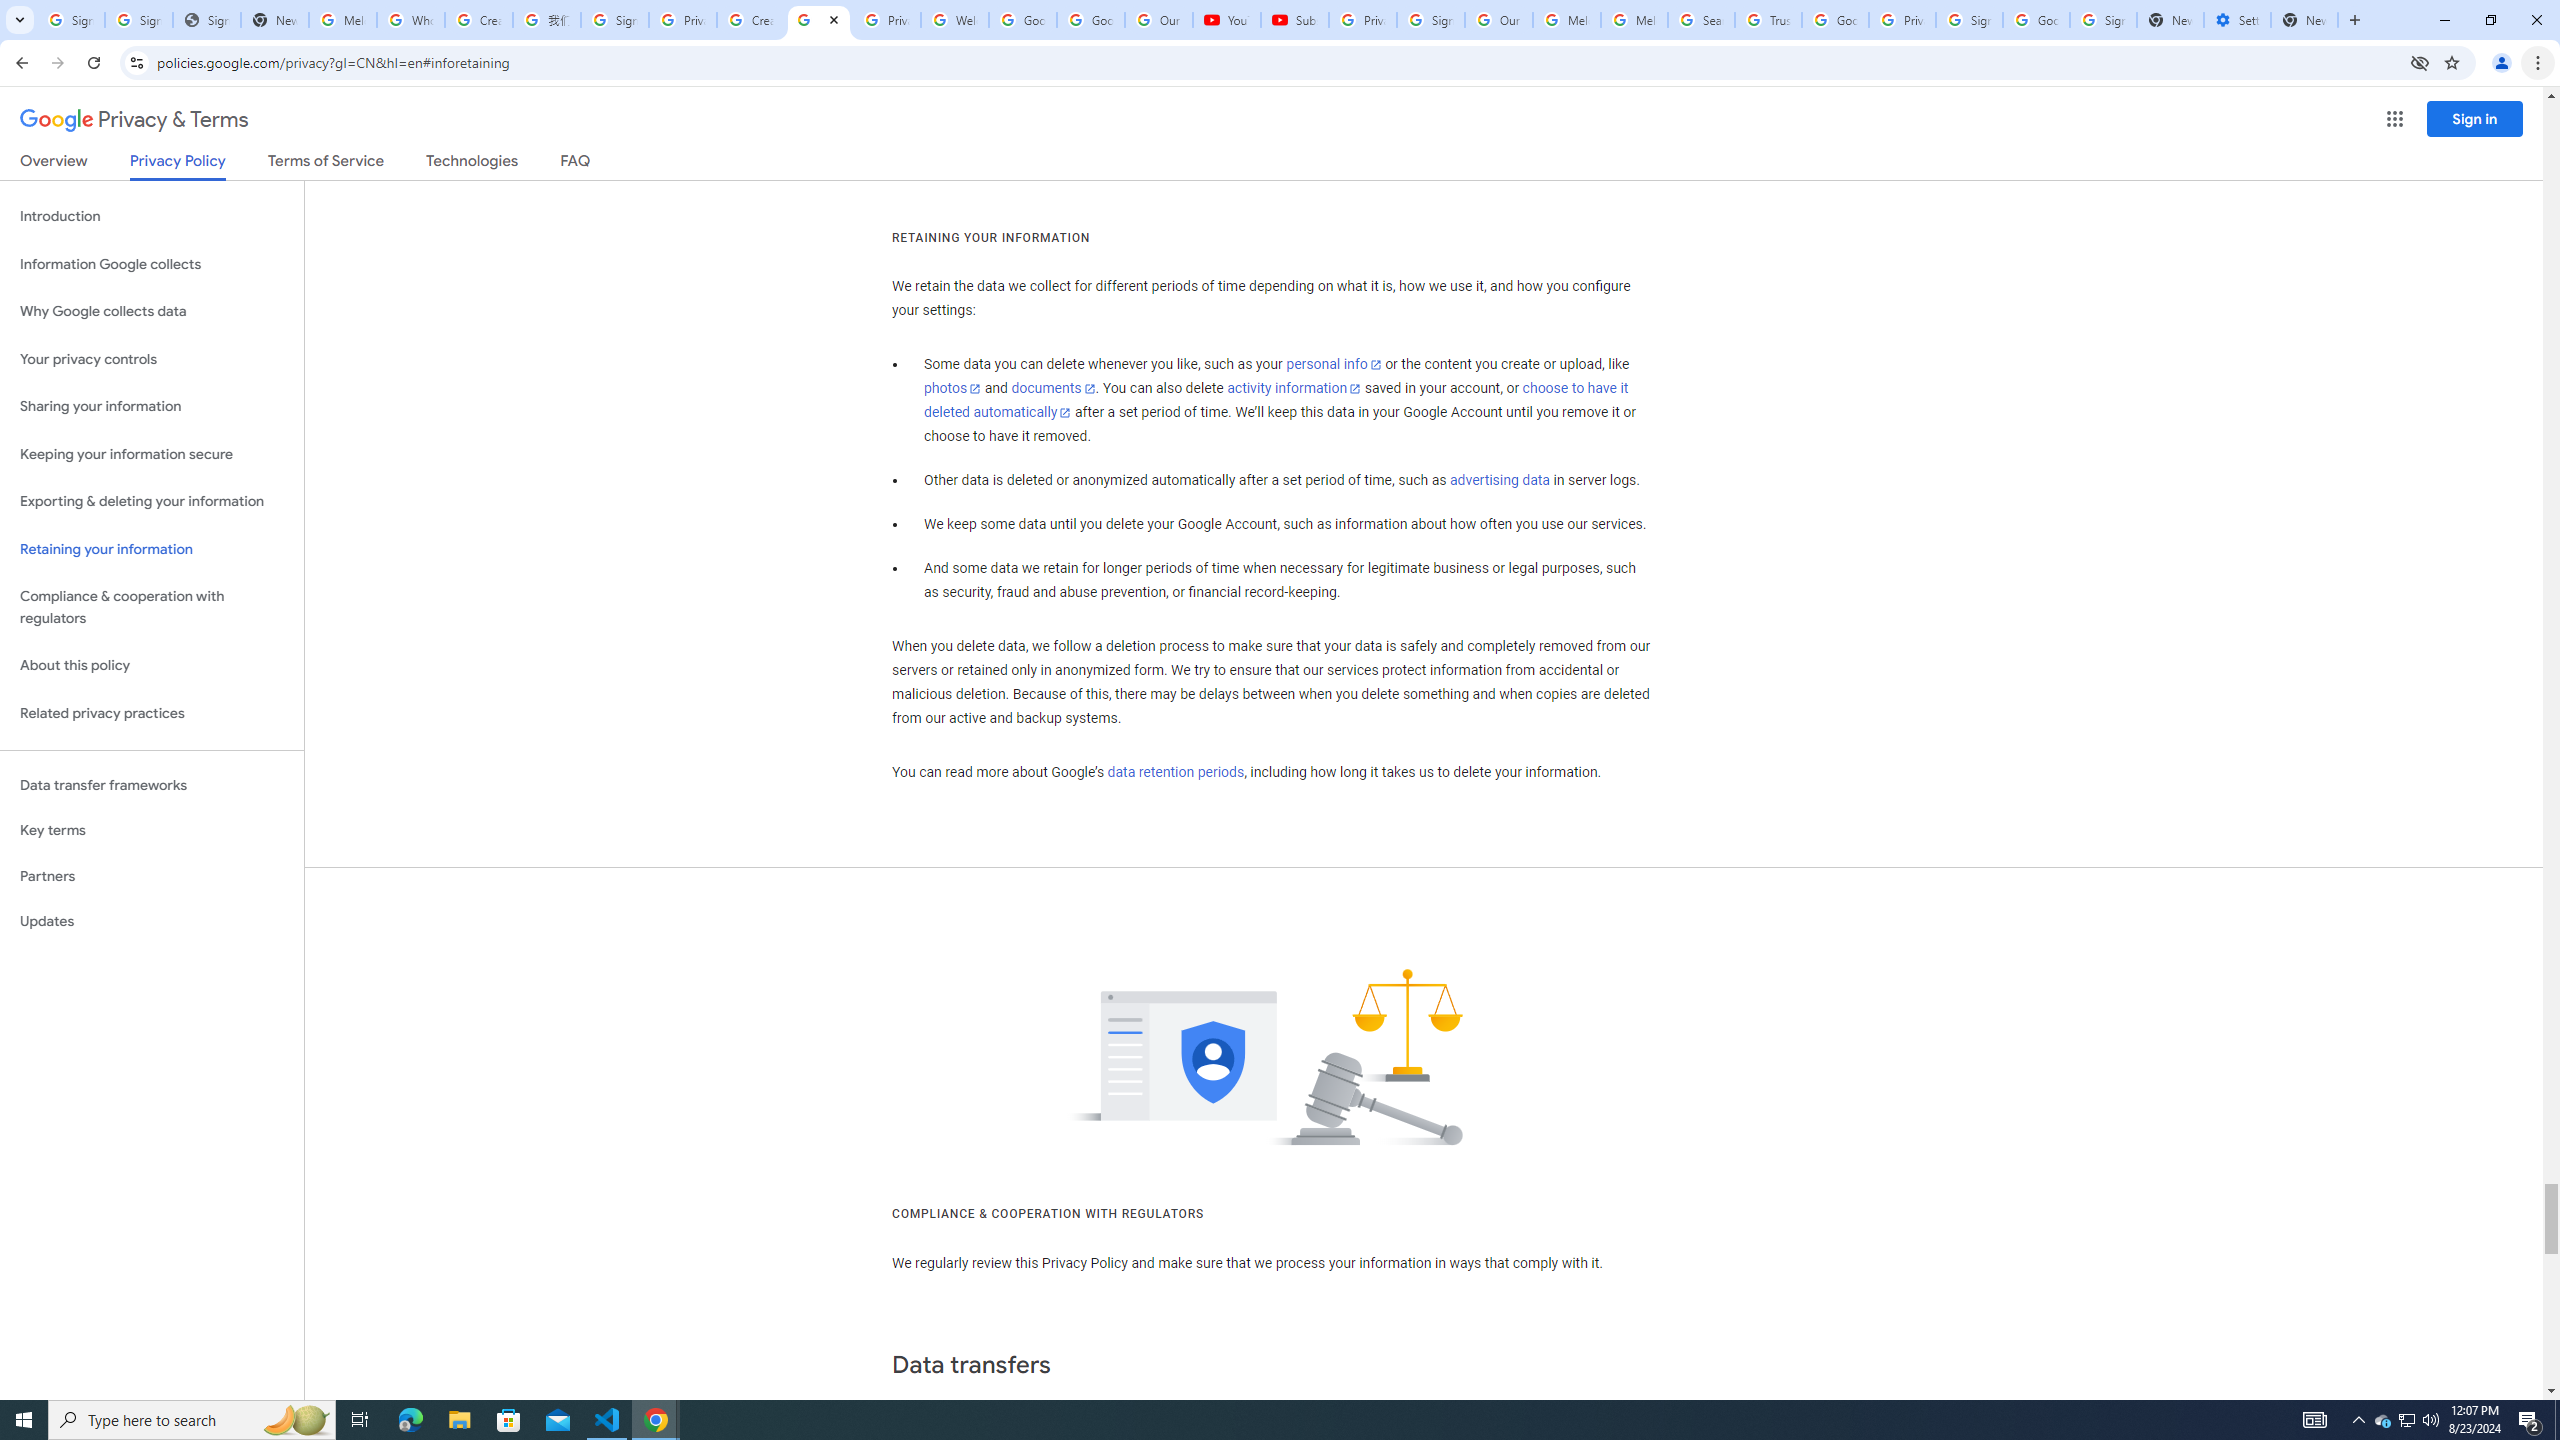  What do you see at coordinates (1174, 773) in the screenshot?
I see `'data retention periods'` at bounding box center [1174, 773].